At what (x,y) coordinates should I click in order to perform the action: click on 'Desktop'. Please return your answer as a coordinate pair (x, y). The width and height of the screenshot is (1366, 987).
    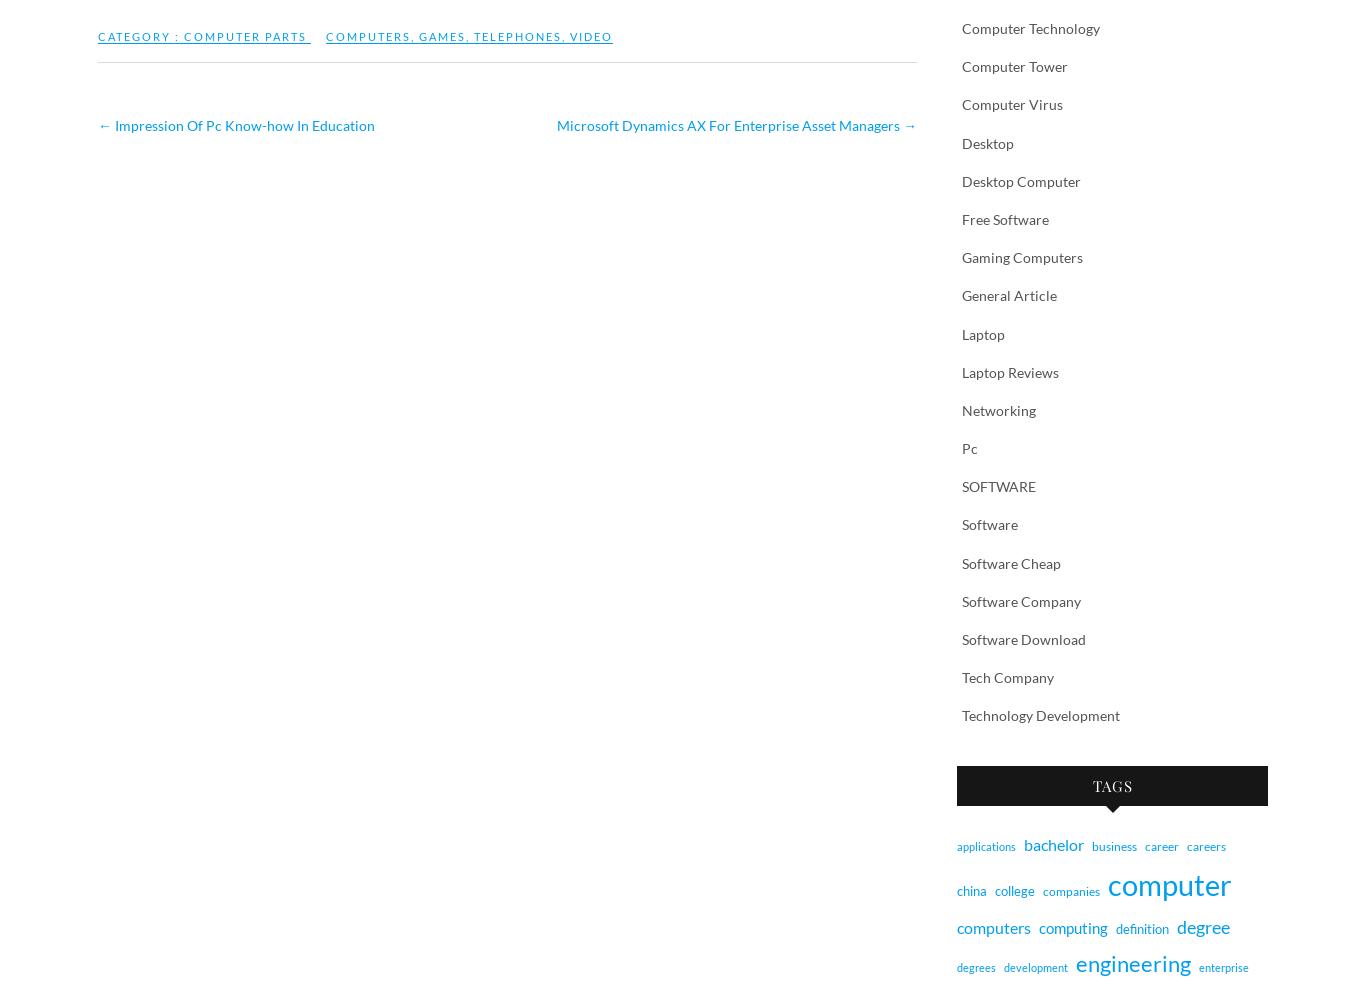
    Looking at the image, I should click on (988, 141).